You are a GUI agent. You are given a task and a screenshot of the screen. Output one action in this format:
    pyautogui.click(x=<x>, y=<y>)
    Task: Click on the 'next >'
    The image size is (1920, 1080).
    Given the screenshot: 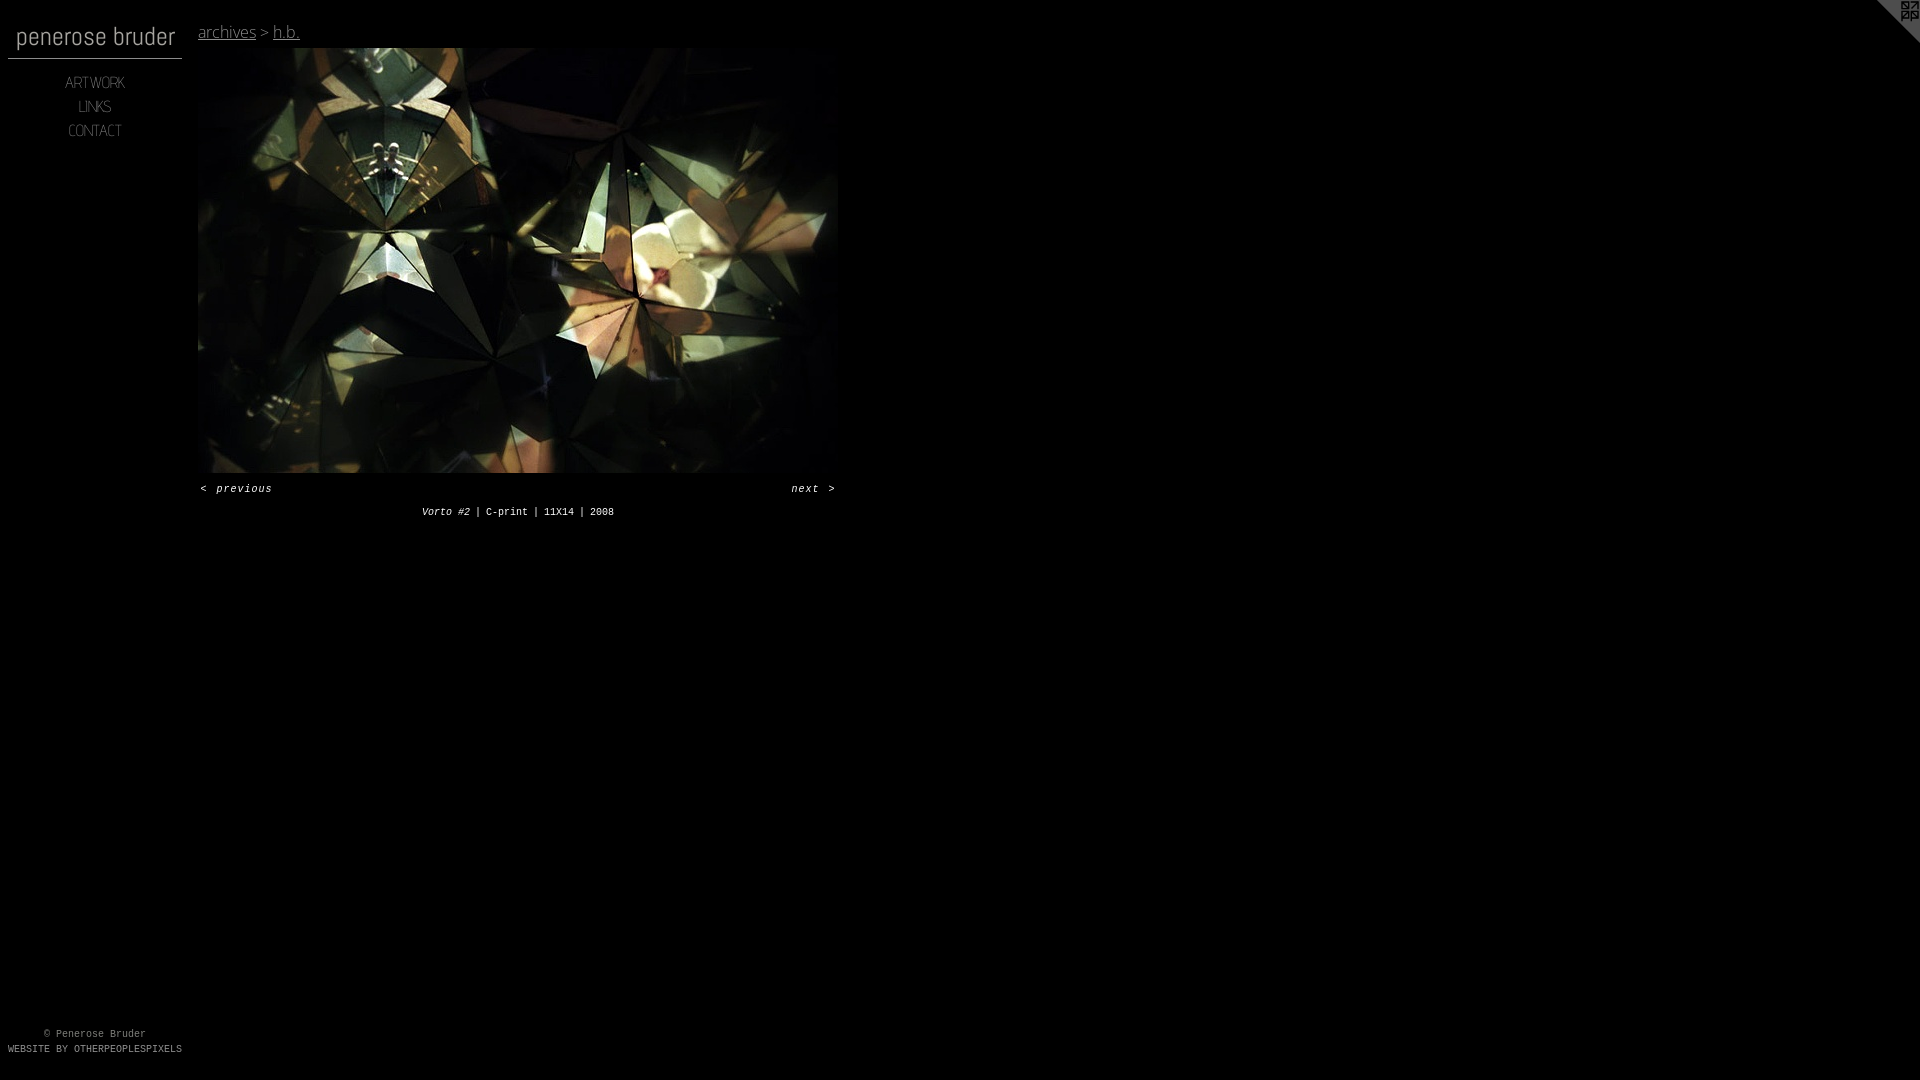 What is the action you would take?
    pyautogui.click(x=813, y=489)
    